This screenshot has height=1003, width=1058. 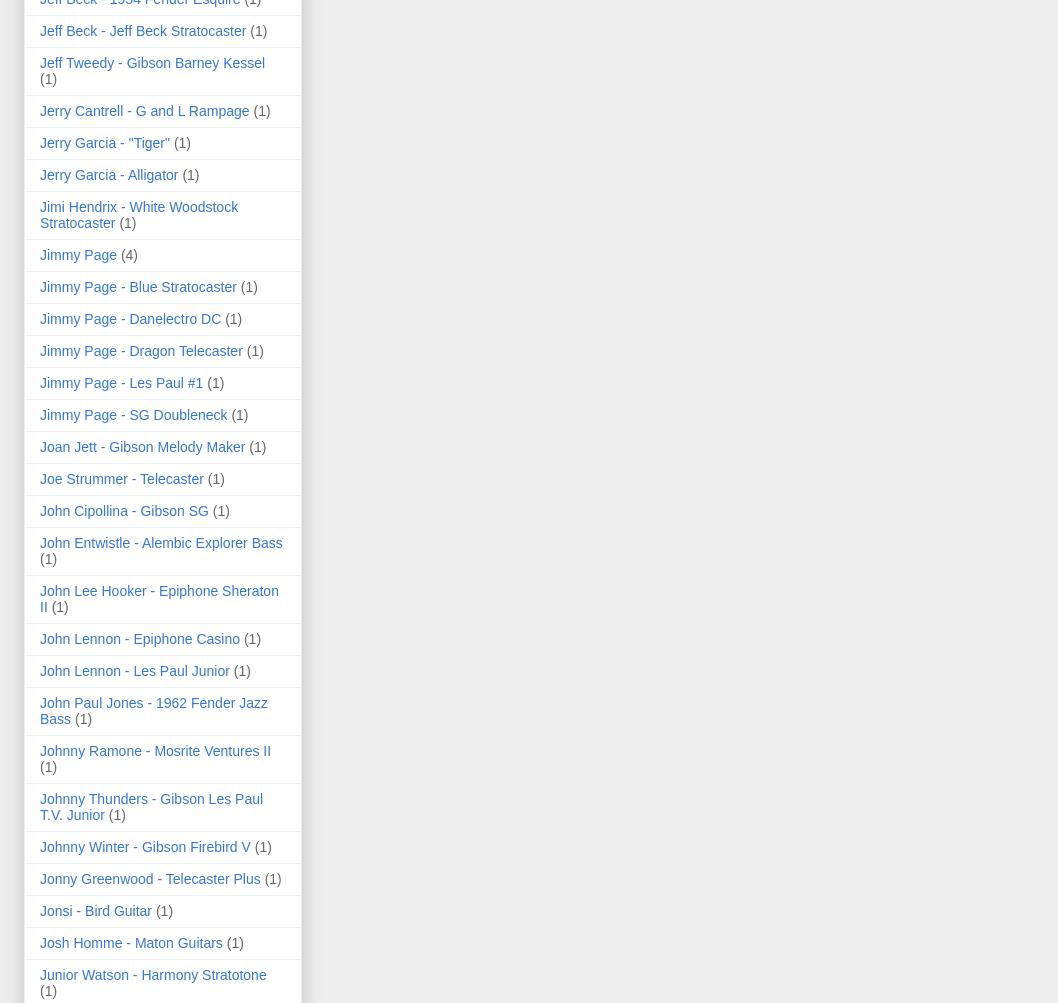 I want to click on '(4)', so click(x=127, y=253).